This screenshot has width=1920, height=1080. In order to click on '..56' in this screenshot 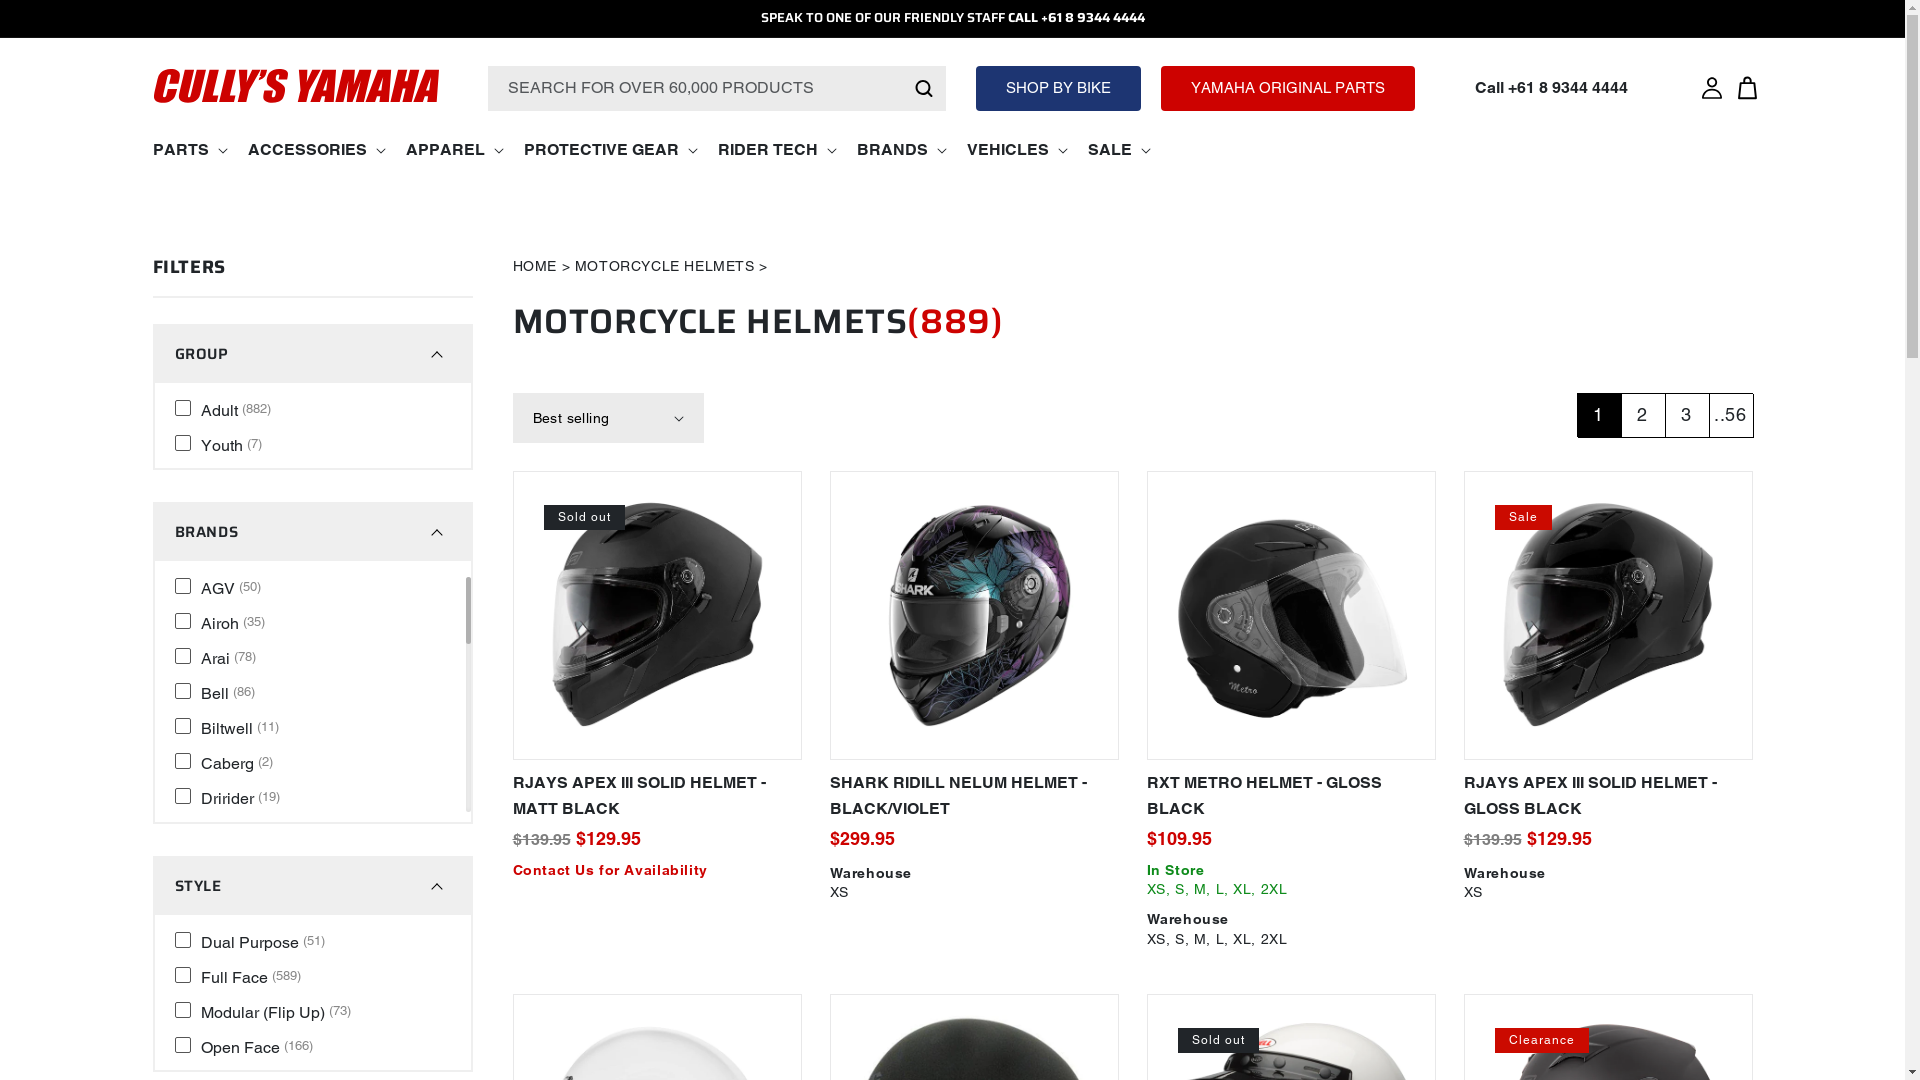, I will do `click(1728, 414)`.